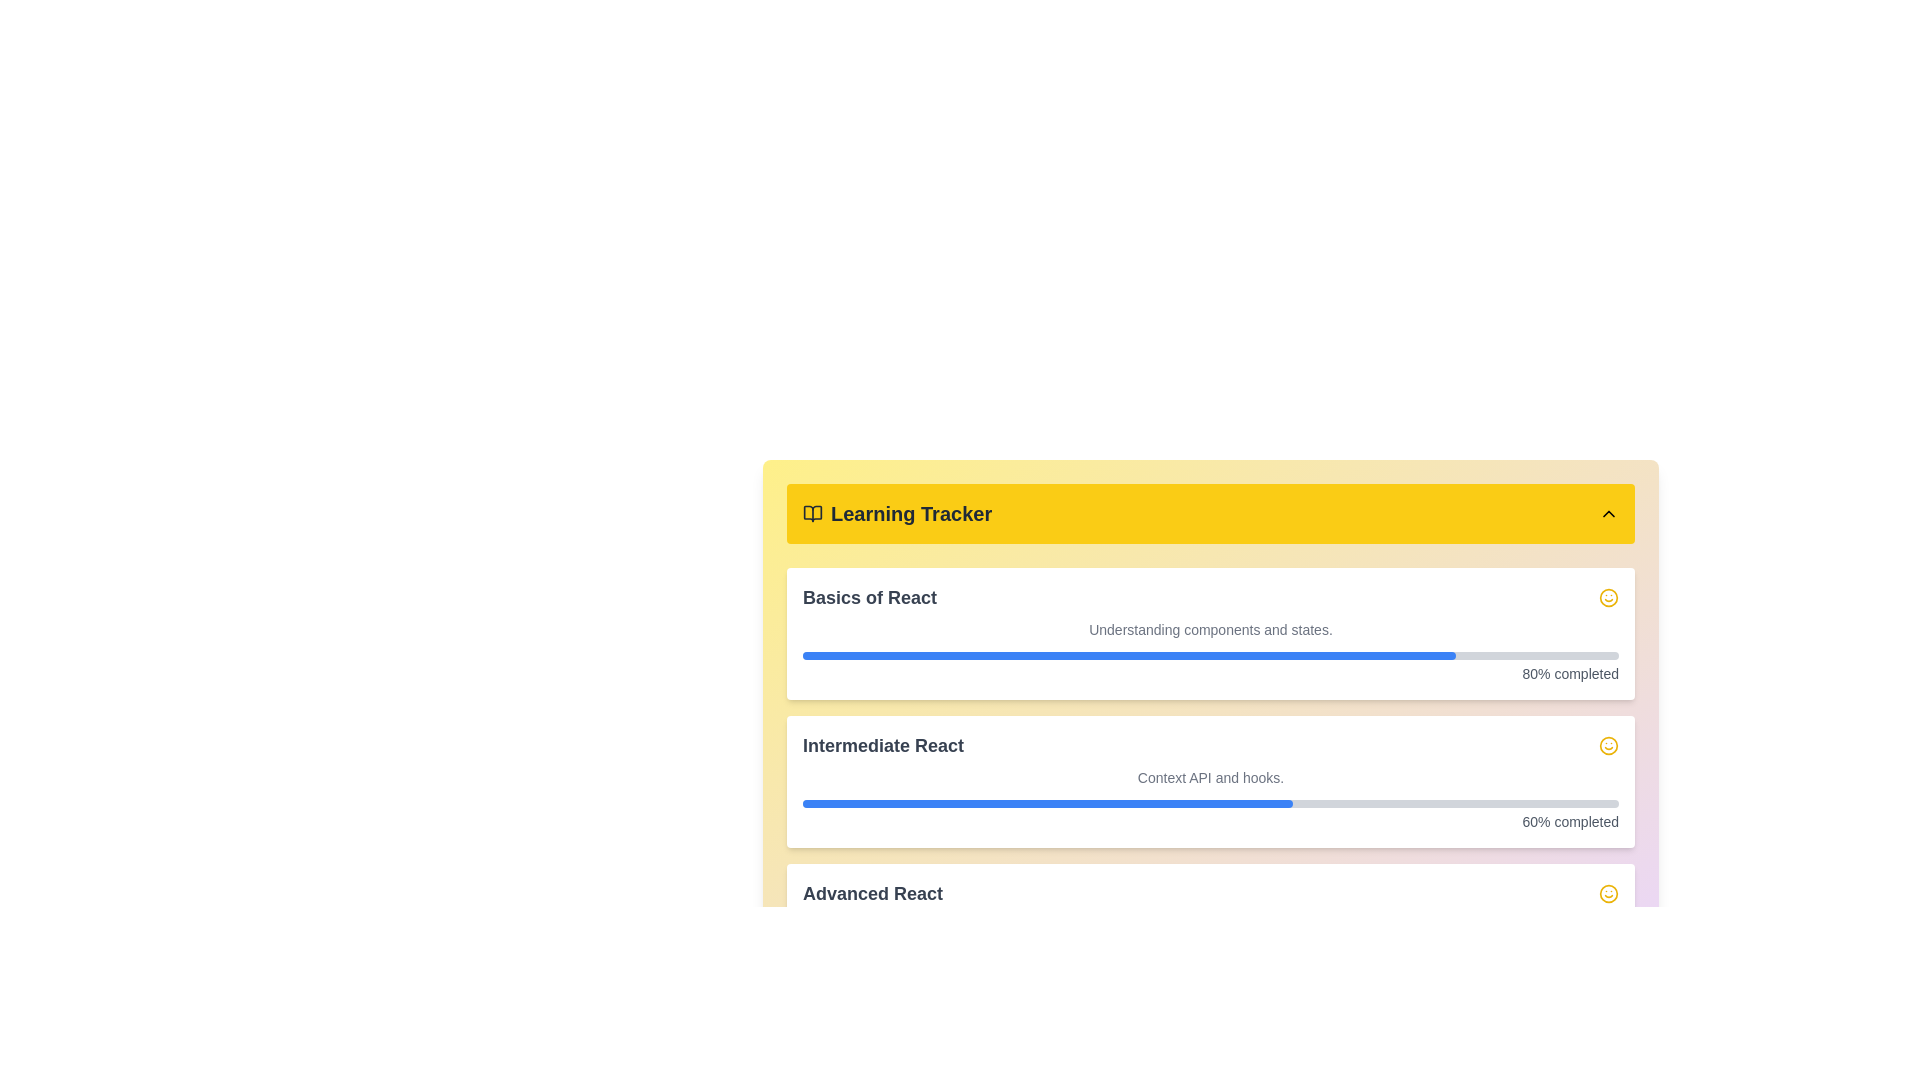 The height and width of the screenshot is (1080, 1920). I want to click on the 'Intermediate React' learning module card, which is the second card in the vertical list of three cards under the 'Learning Tracker' section, so click(1209, 781).